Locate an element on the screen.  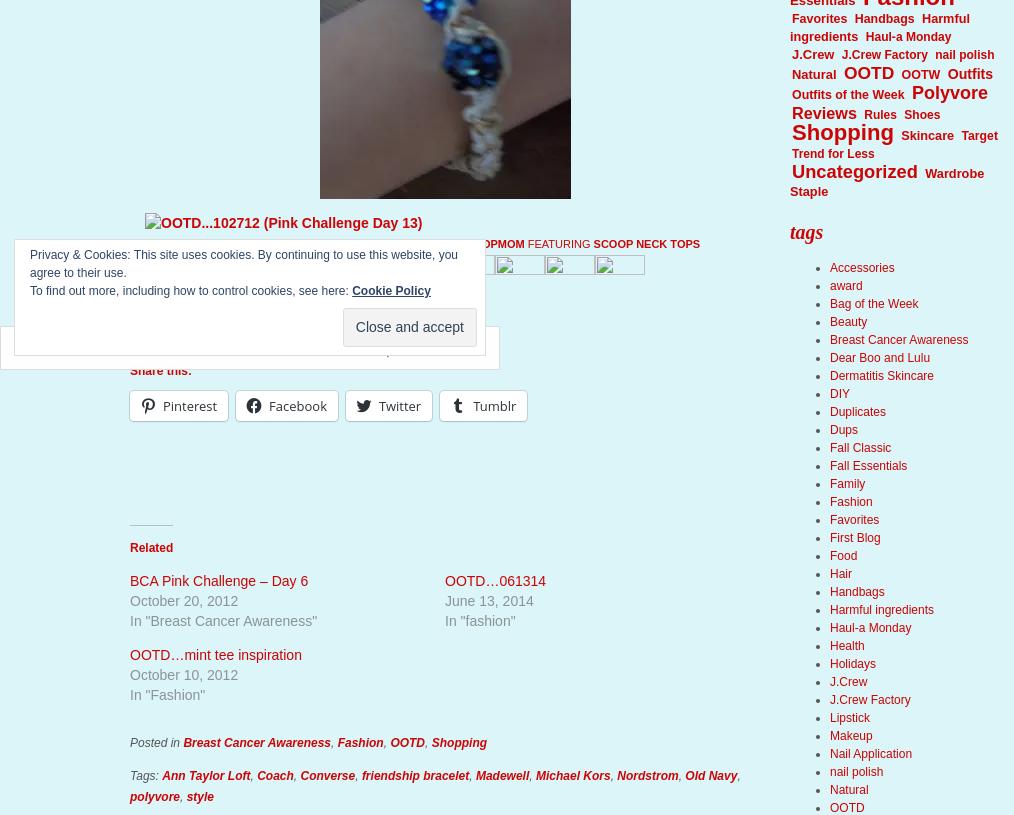
'polyvore' is located at coordinates (155, 796).